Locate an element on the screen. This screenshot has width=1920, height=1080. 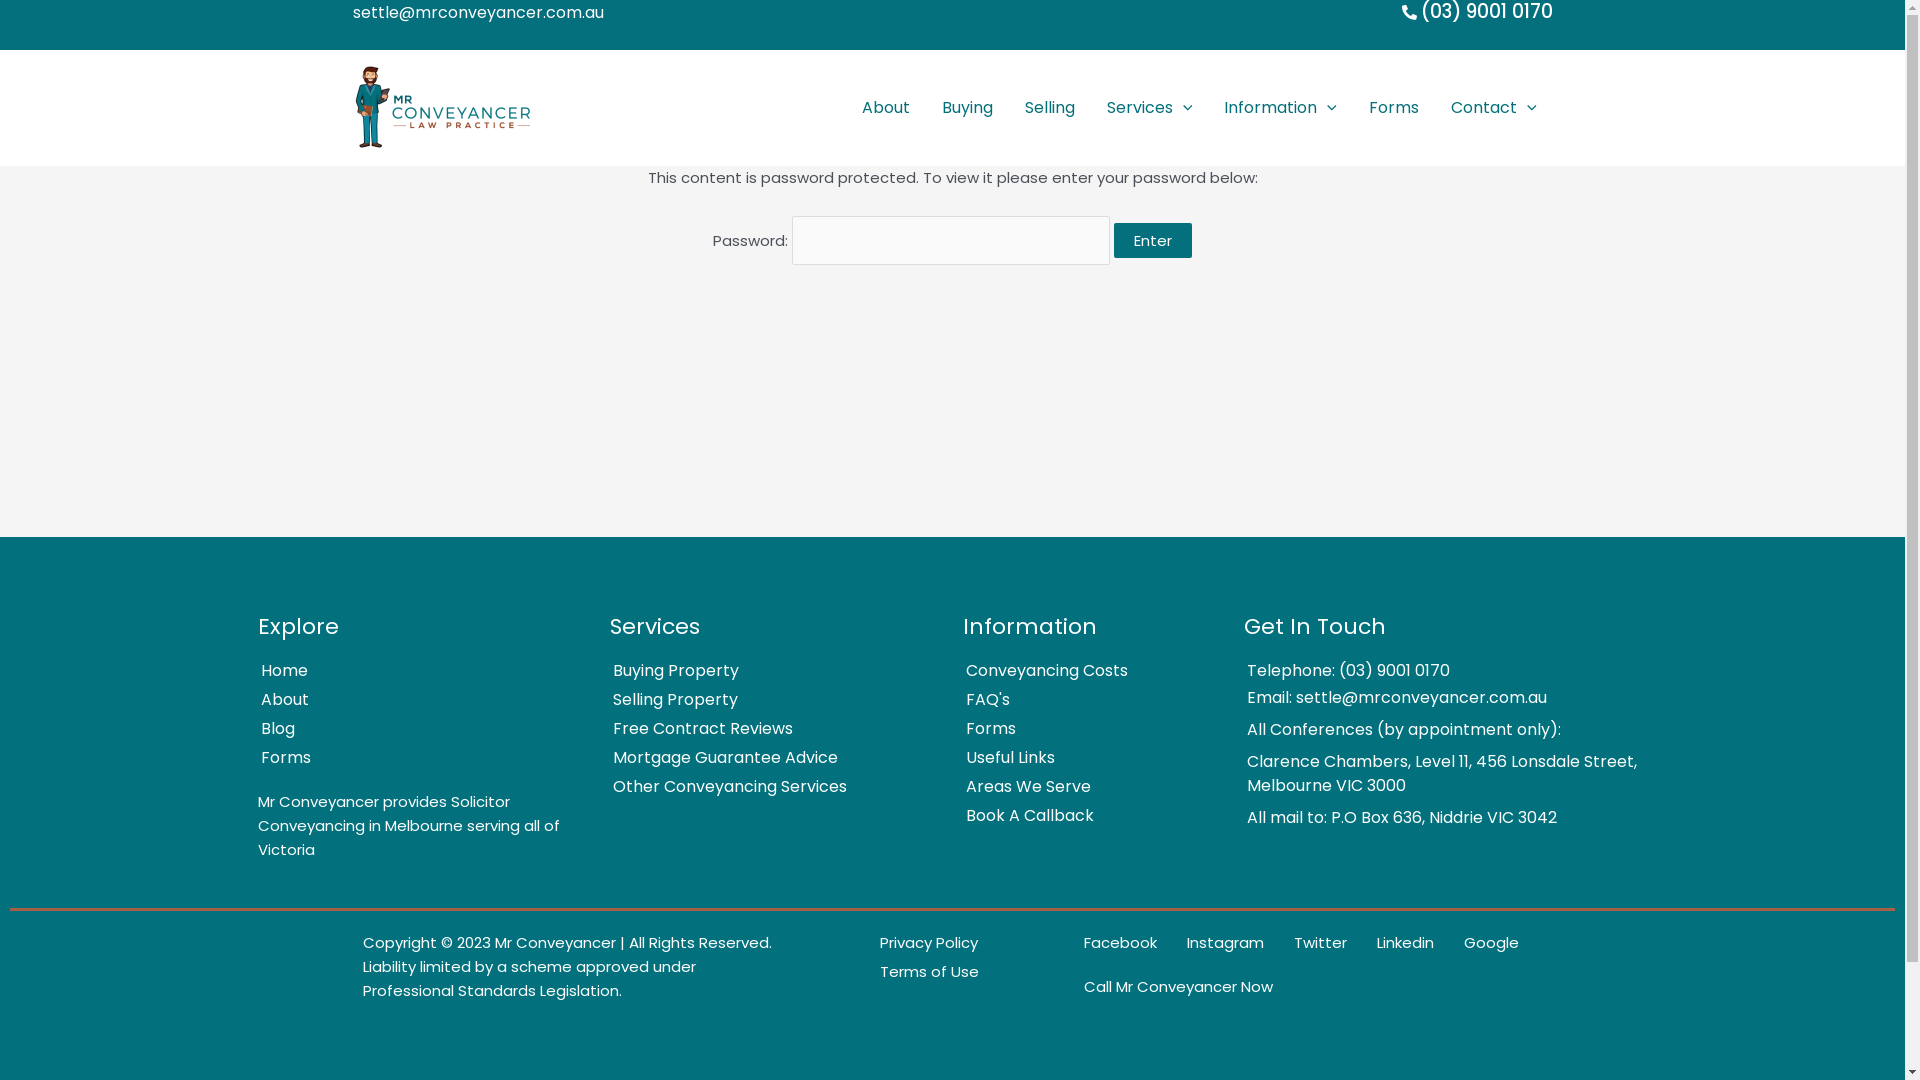
'Linkedin' is located at coordinates (1391, 942).